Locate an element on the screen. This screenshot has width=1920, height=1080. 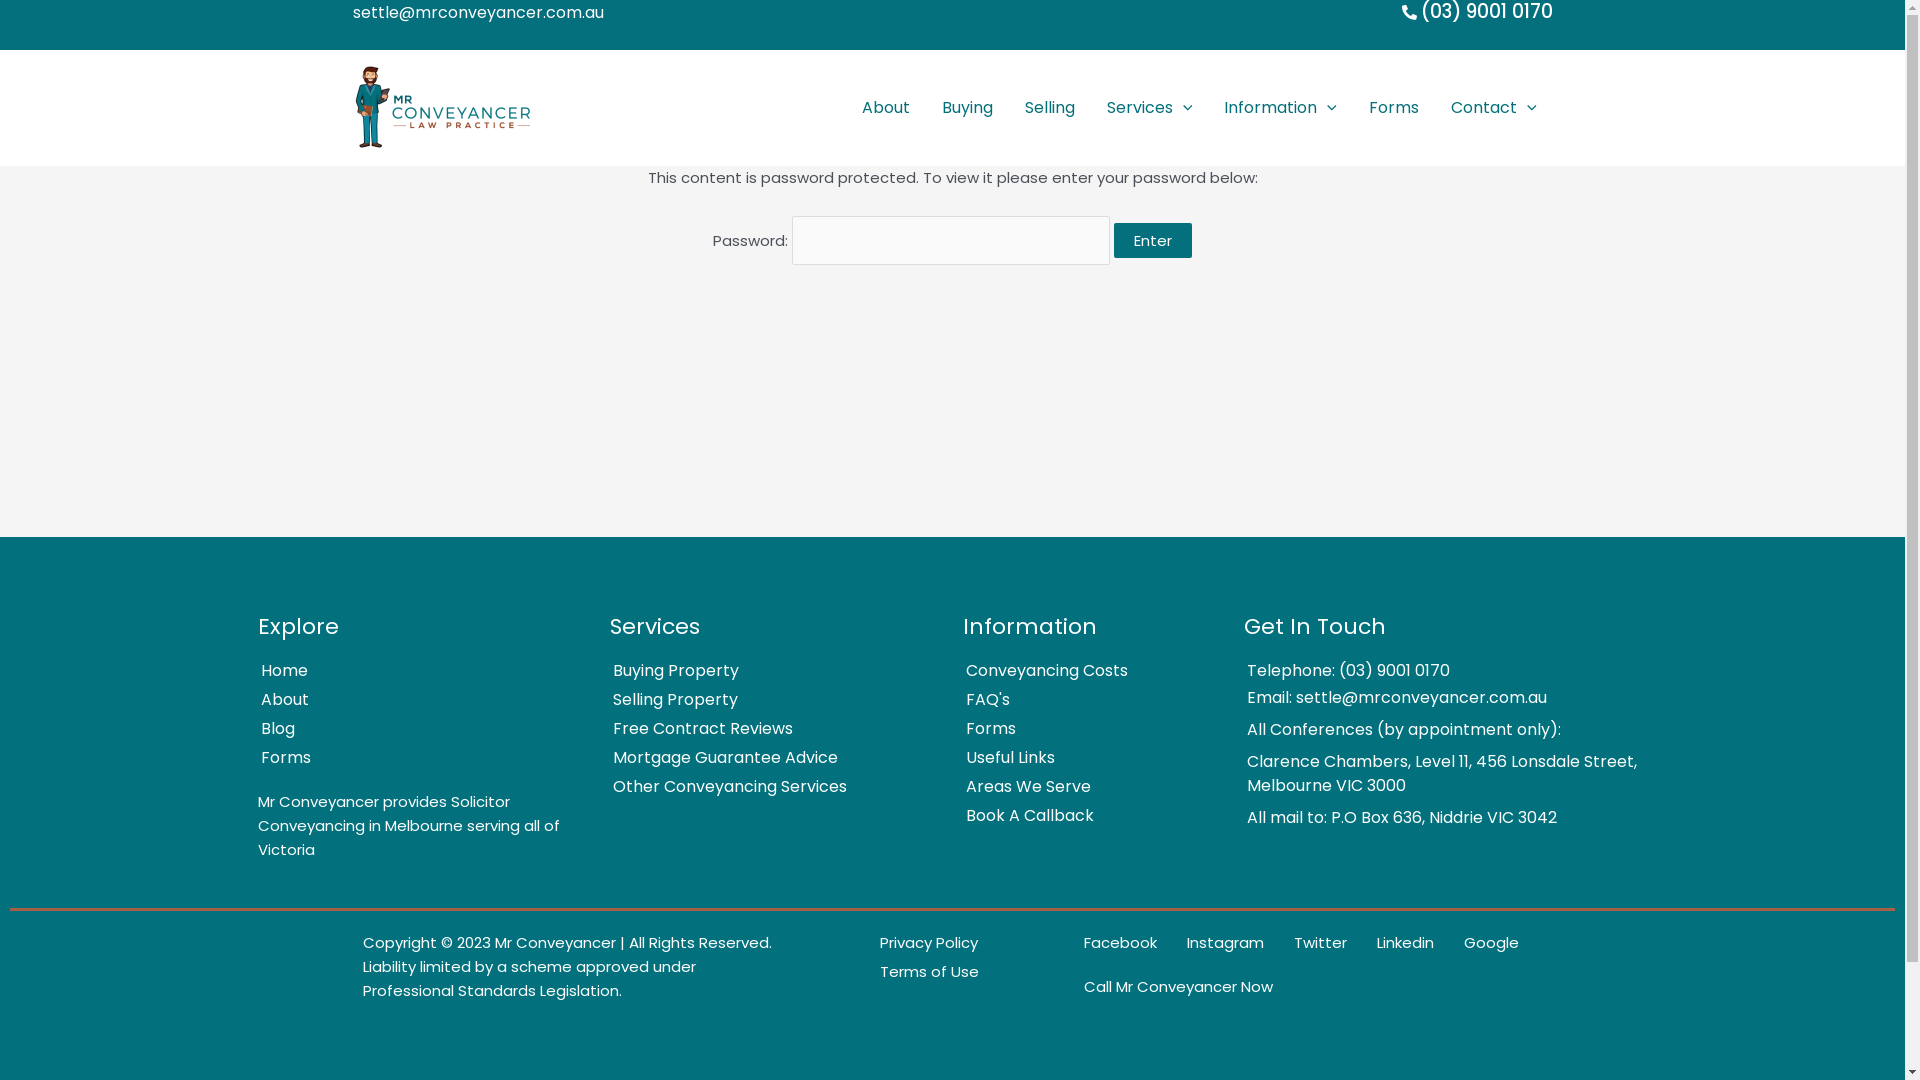
'Linkedin' is located at coordinates (1391, 942).